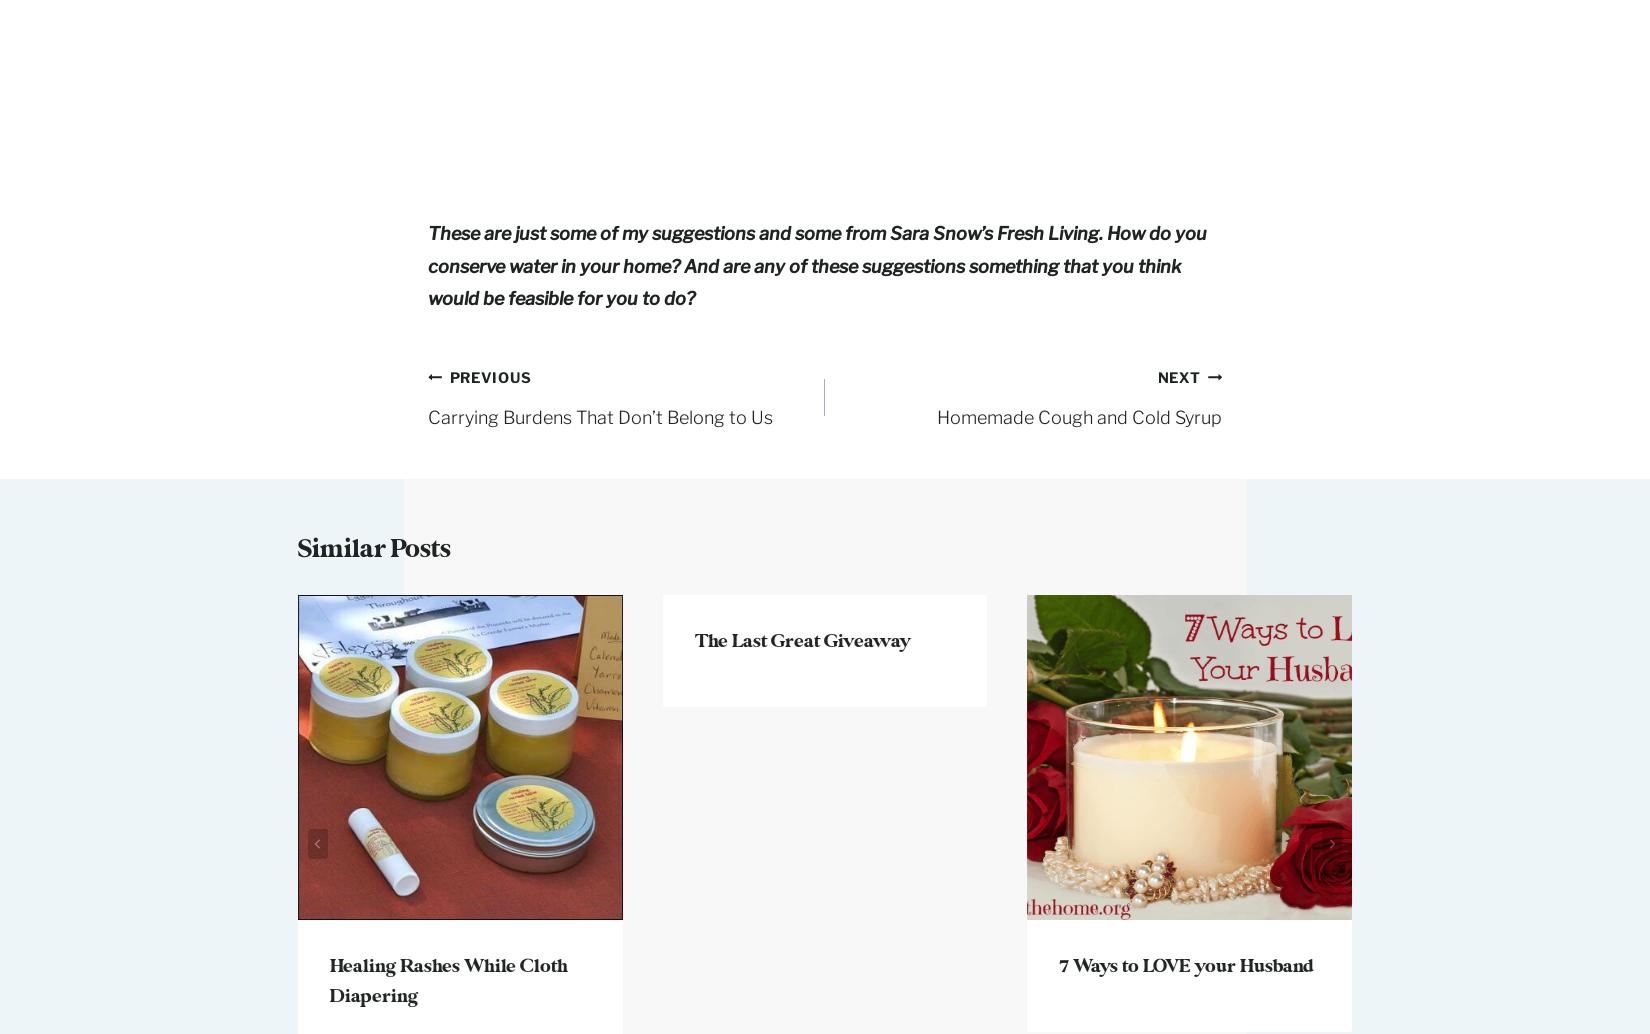 The height and width of the screenshot is (1034, 1650). Describe the element at coordinates (447, 979) in the screenshot. I see `'Healing Rashes While Cloth Diapering'` at that location.